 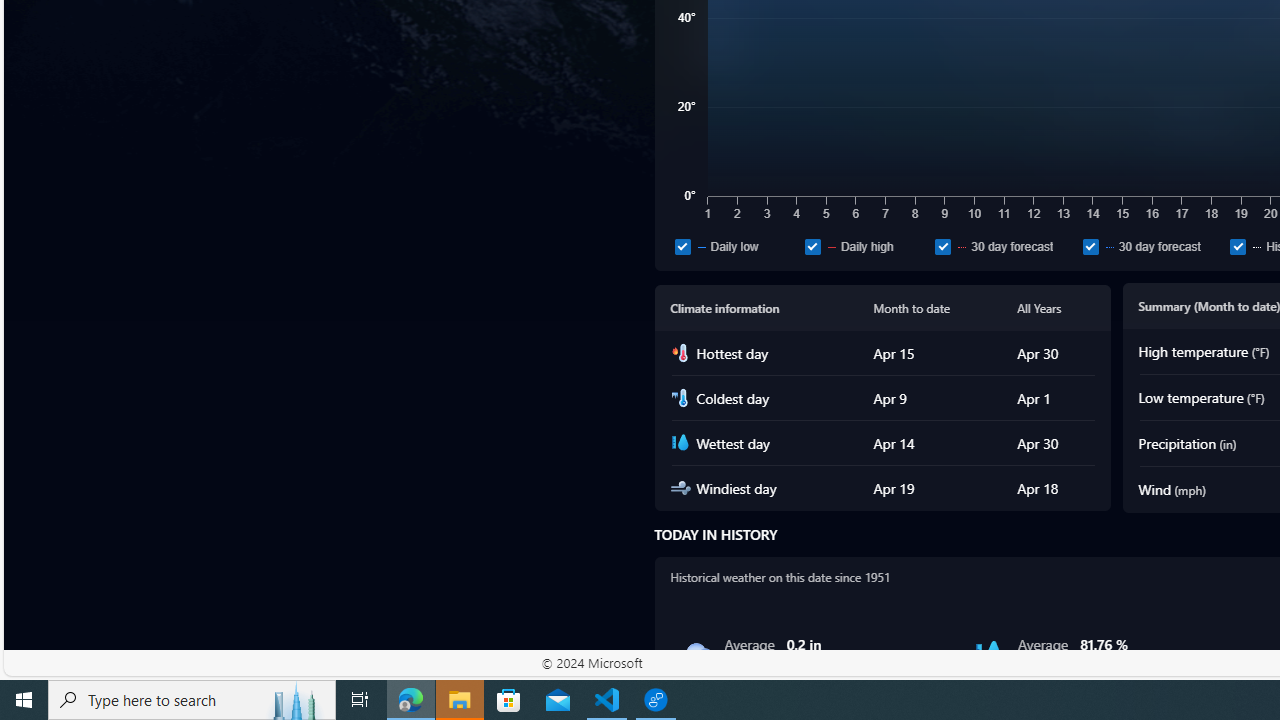 I want to click on 'Daily low', so click(x=735, y=245).